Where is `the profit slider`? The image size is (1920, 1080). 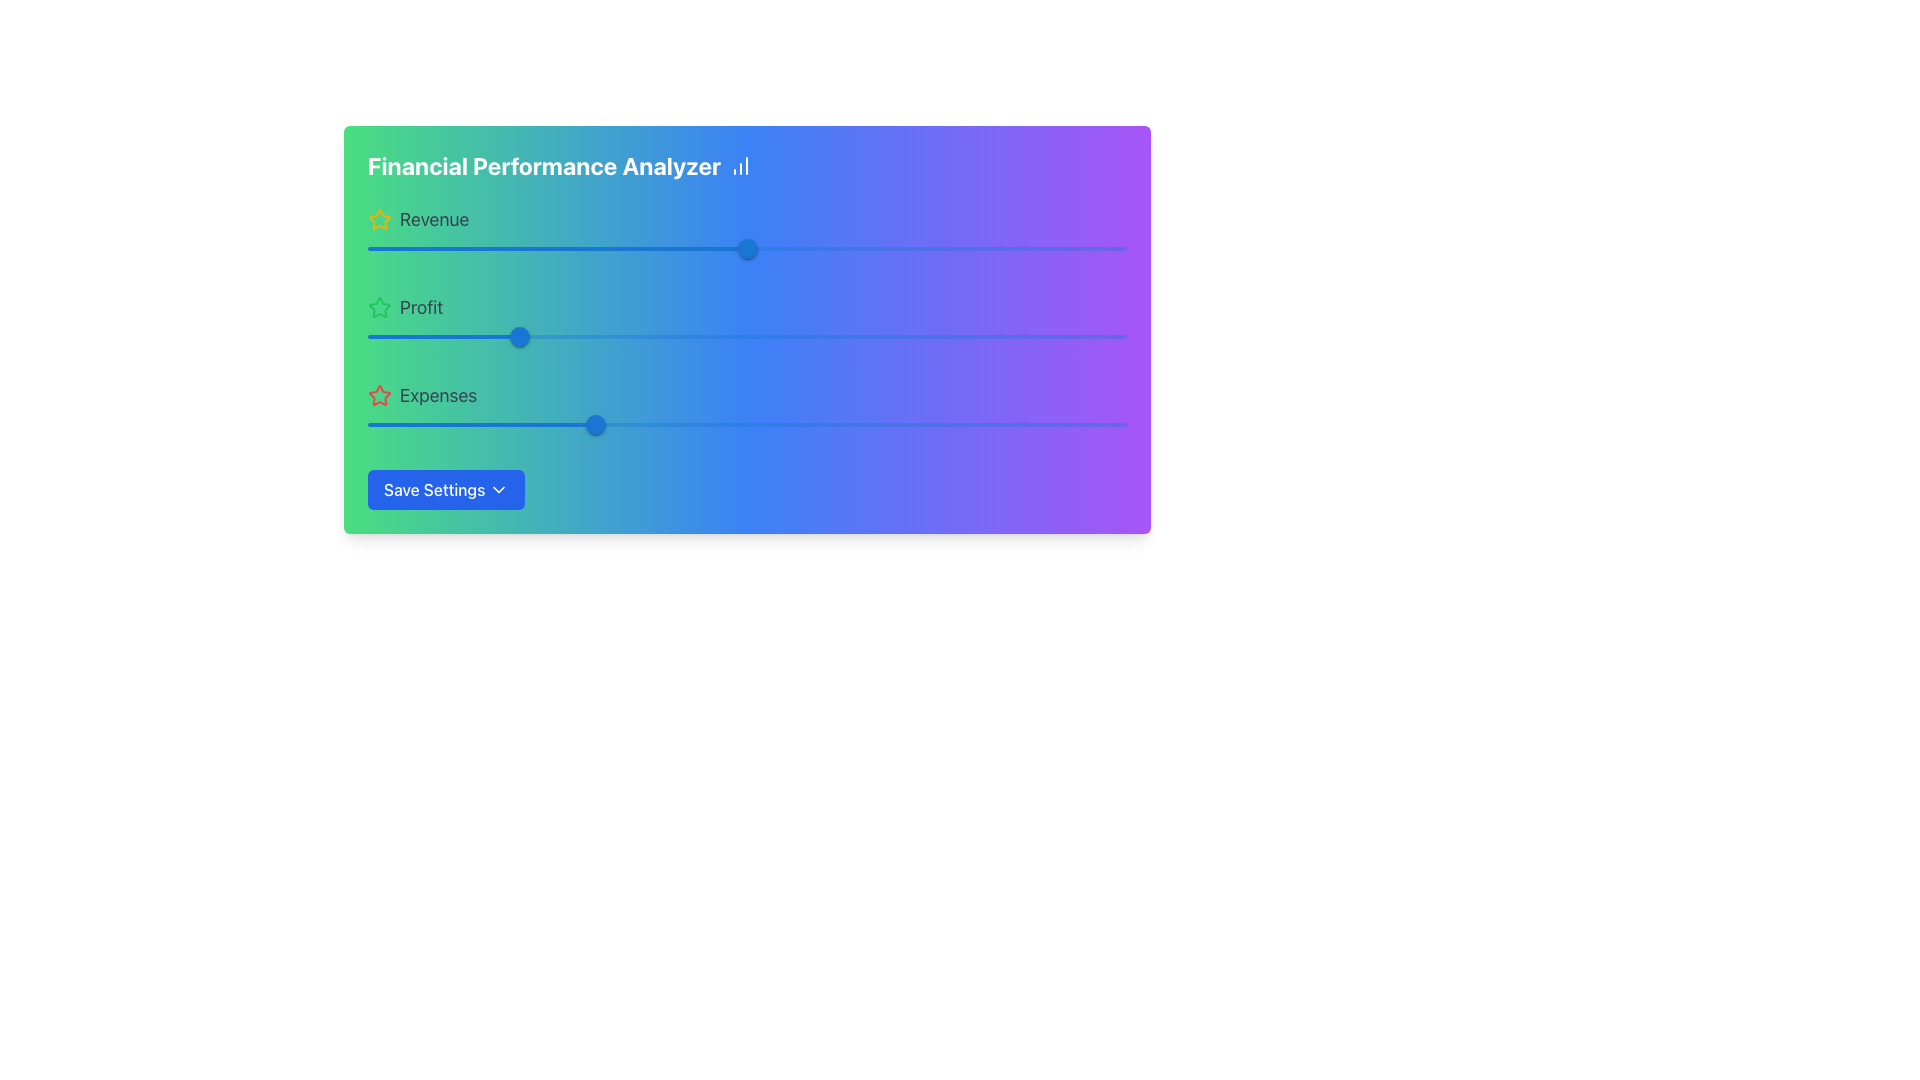 the profit slider is located at coordinates (901, 335).